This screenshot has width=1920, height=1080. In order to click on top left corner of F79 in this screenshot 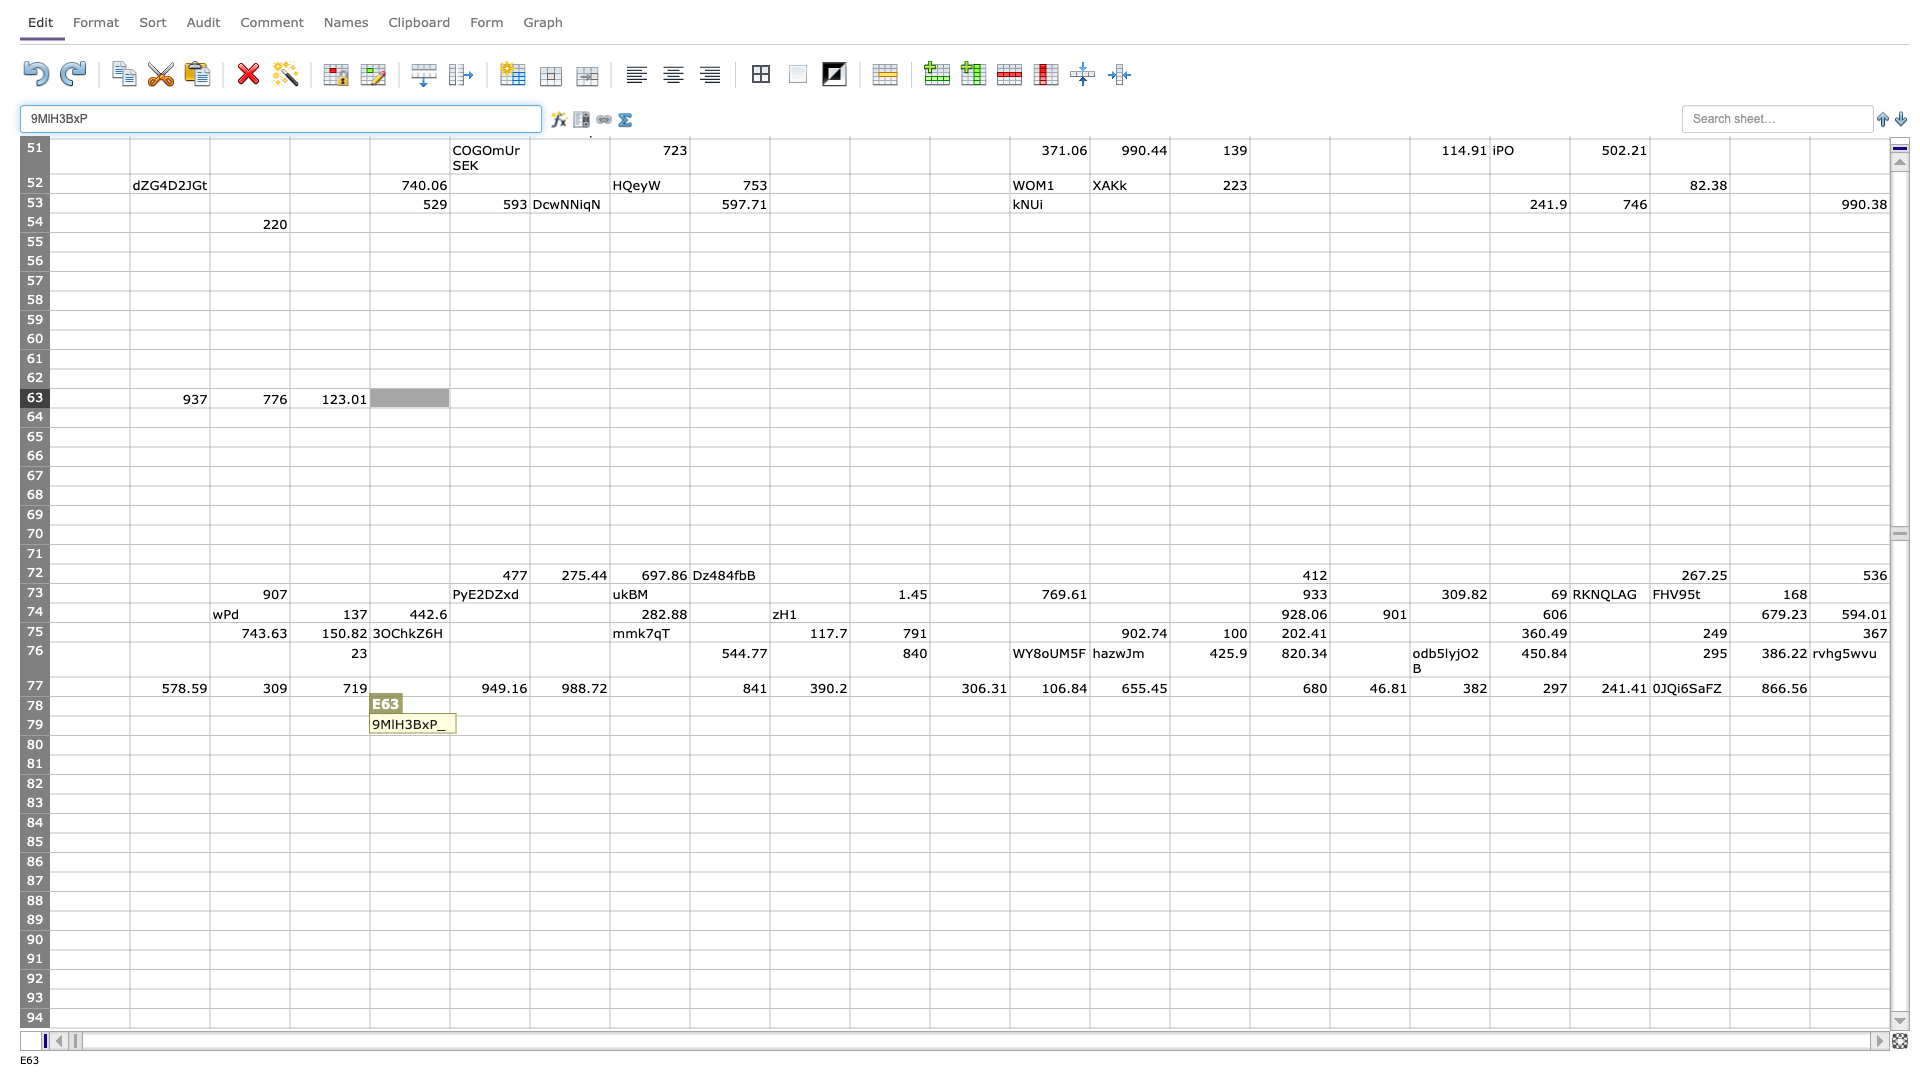, I will do `click(449, 715)`.